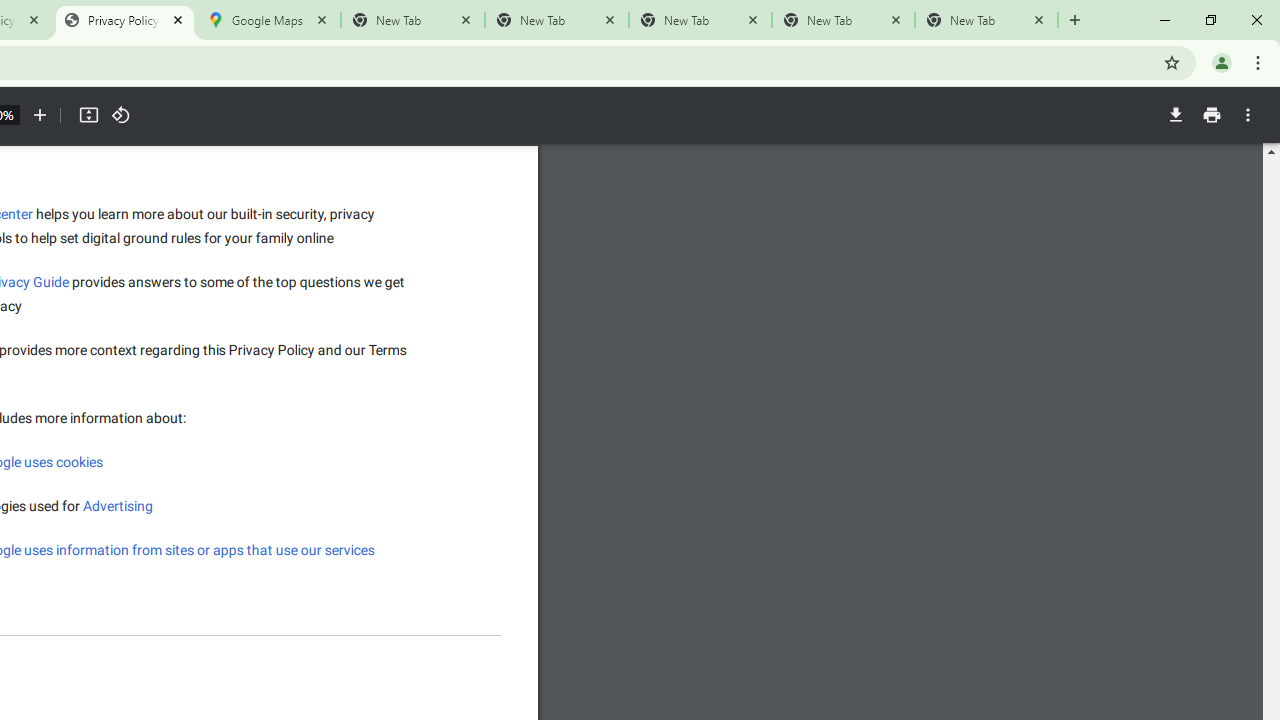 The image size is (1280, 720). What do you see at coordinates (1175, 115) in the screenshot?
I see `'Download'` at bounding box center [1175, 115].